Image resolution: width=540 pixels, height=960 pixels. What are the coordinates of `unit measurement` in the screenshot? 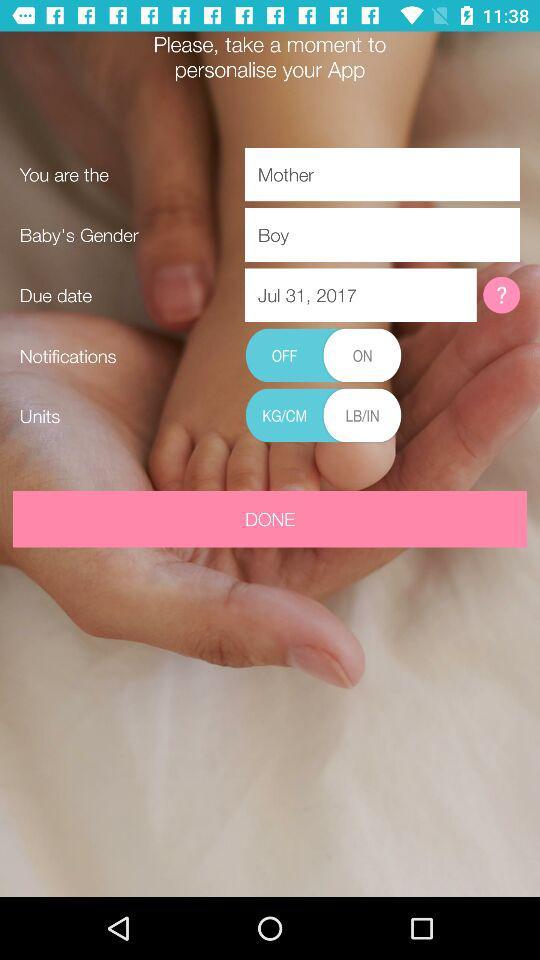 It's located at (323, 415).